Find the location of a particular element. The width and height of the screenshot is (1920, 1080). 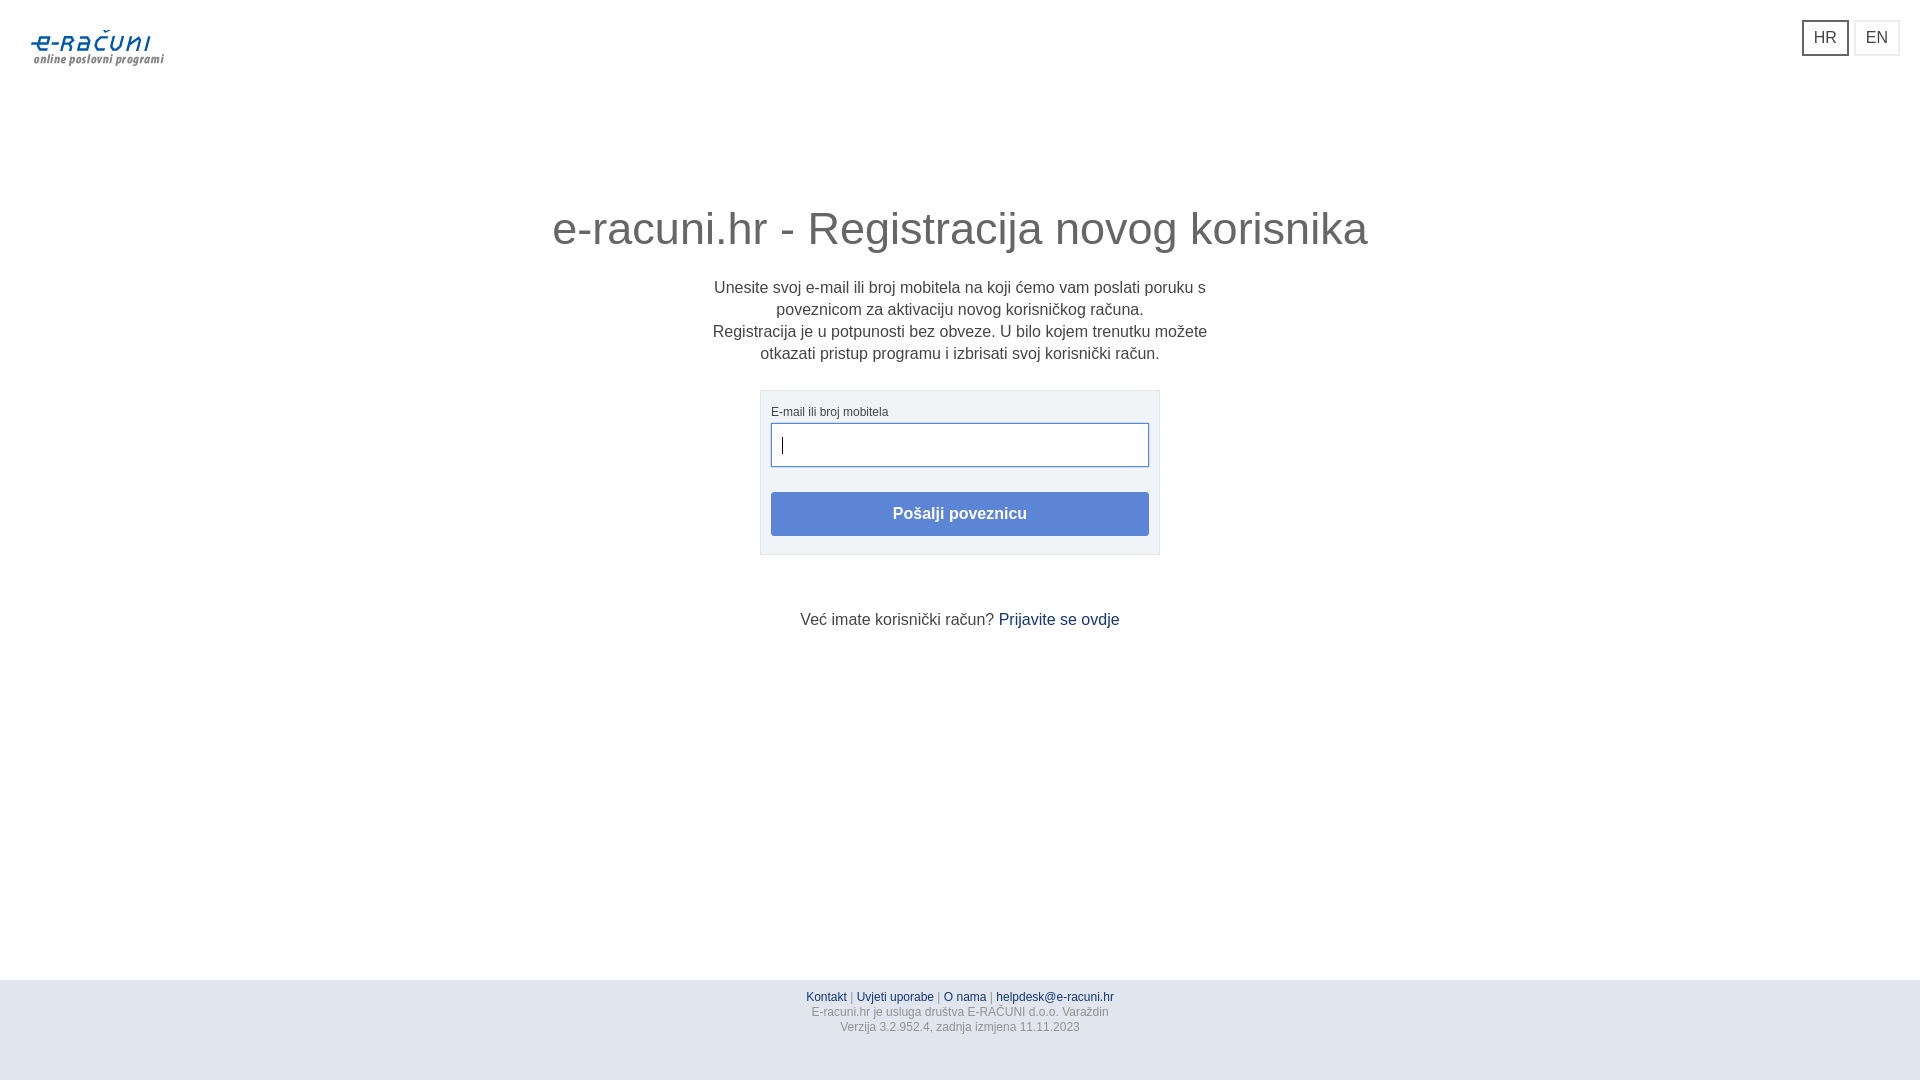

'EN' is located at coordinates (1852, 38).